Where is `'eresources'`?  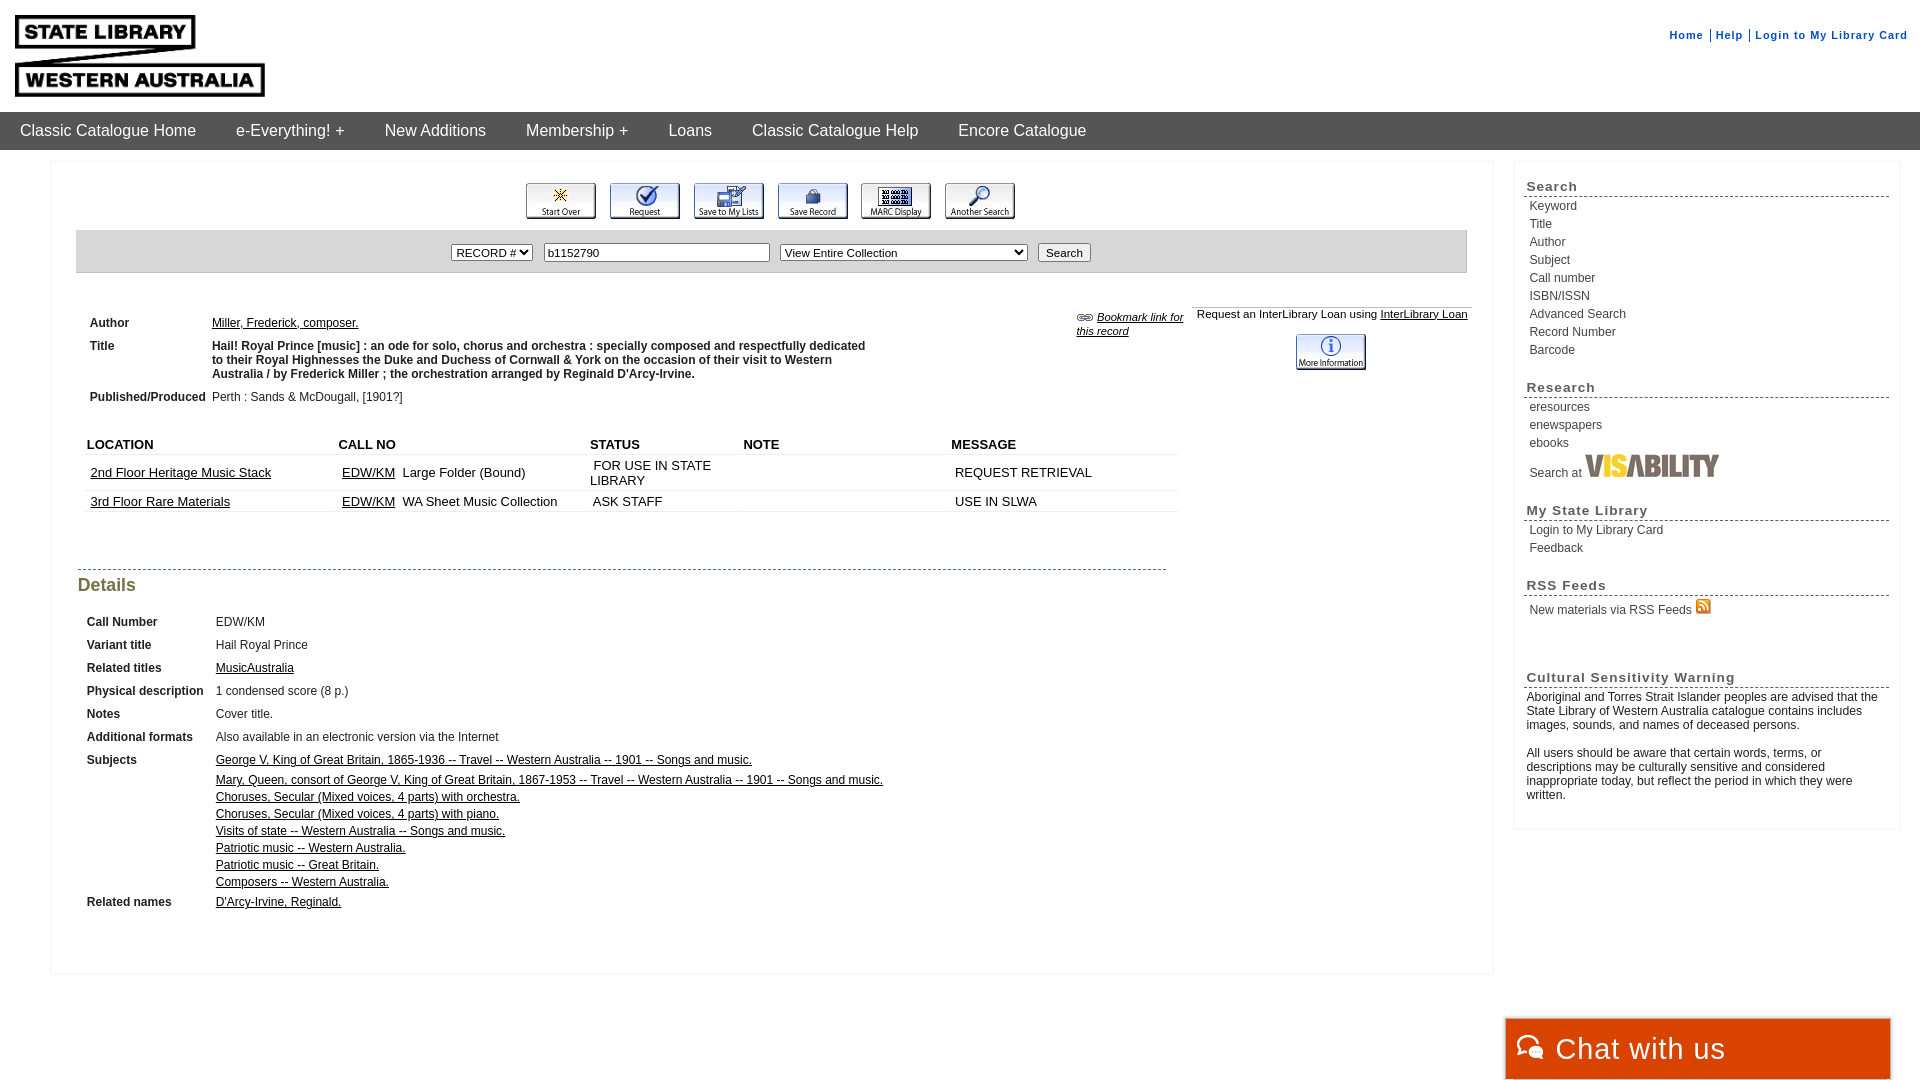 'eresources' is located at coordinates (1707, 406).